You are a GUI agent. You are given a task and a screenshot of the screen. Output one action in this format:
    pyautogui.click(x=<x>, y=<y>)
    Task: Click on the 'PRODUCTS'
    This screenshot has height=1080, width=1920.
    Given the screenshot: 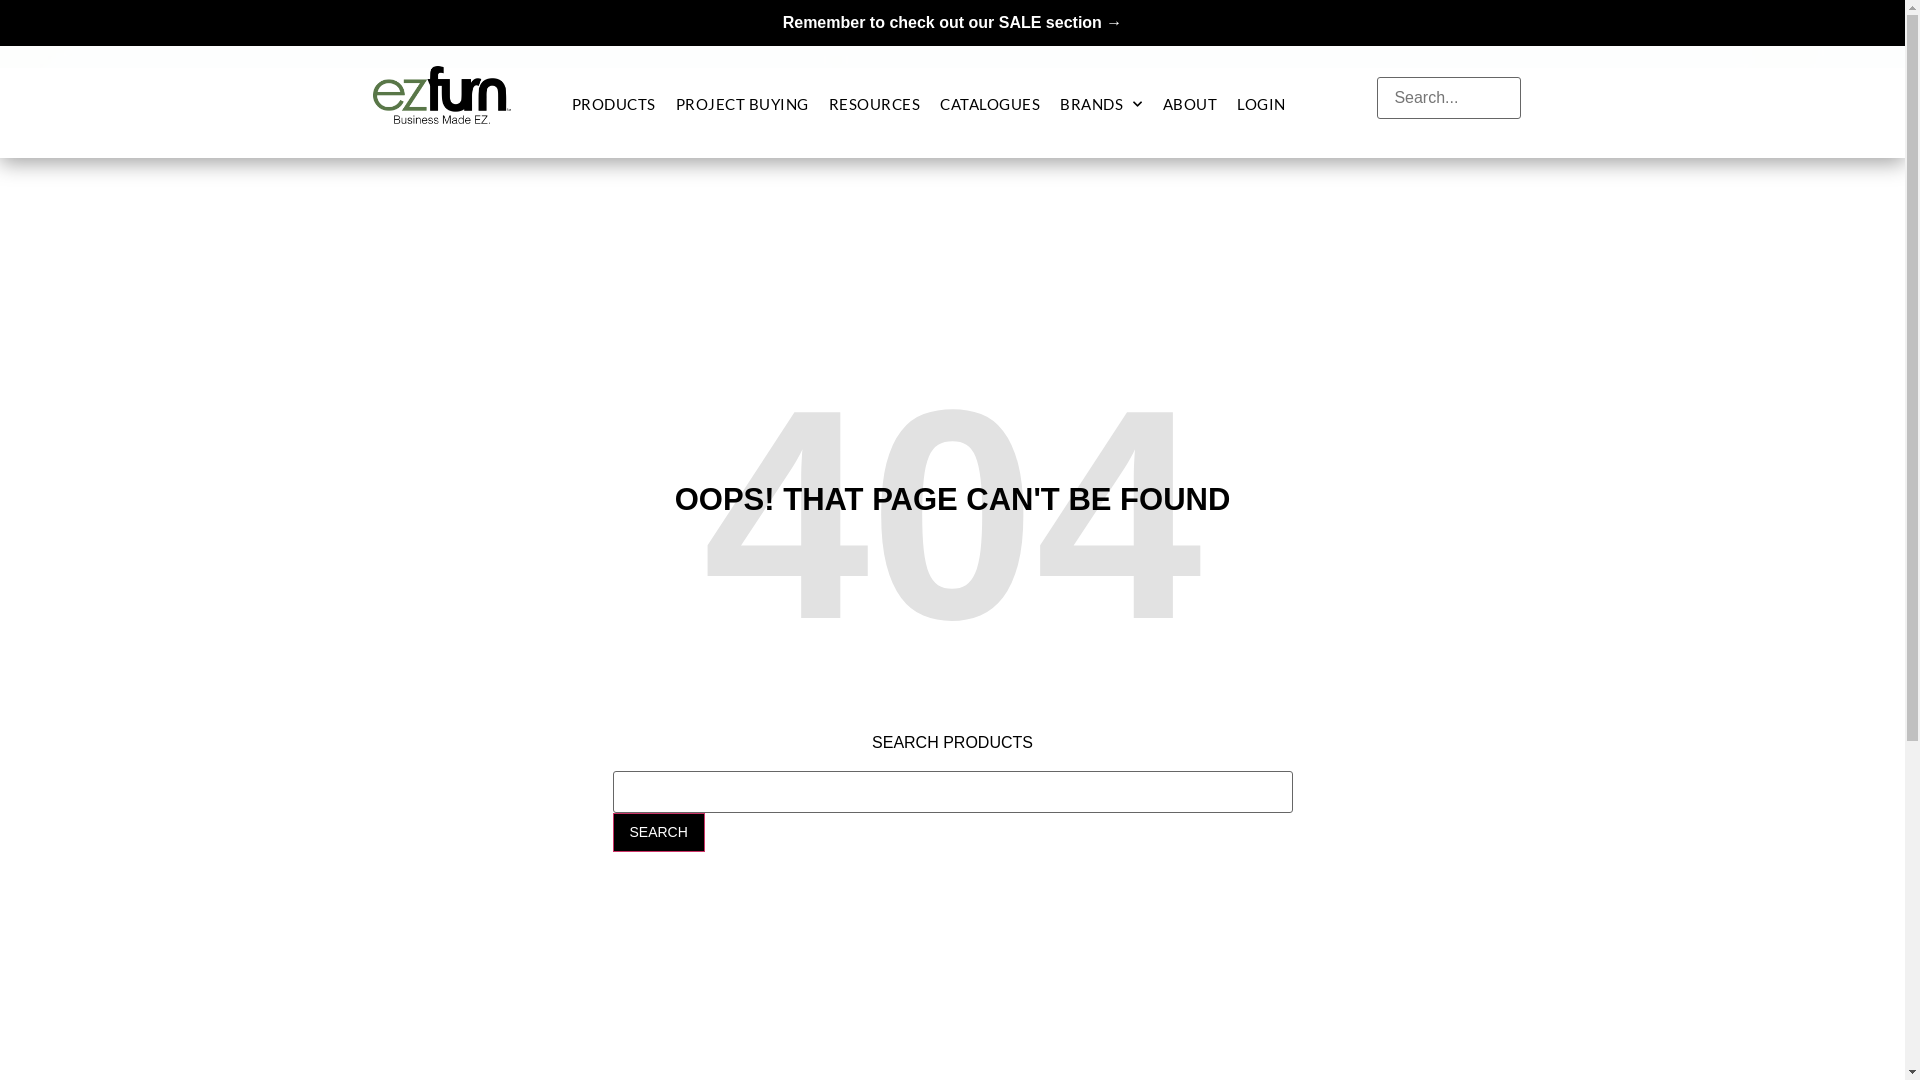 What is the action you would take?
    pyautogui.click(x=613, y=104)
    